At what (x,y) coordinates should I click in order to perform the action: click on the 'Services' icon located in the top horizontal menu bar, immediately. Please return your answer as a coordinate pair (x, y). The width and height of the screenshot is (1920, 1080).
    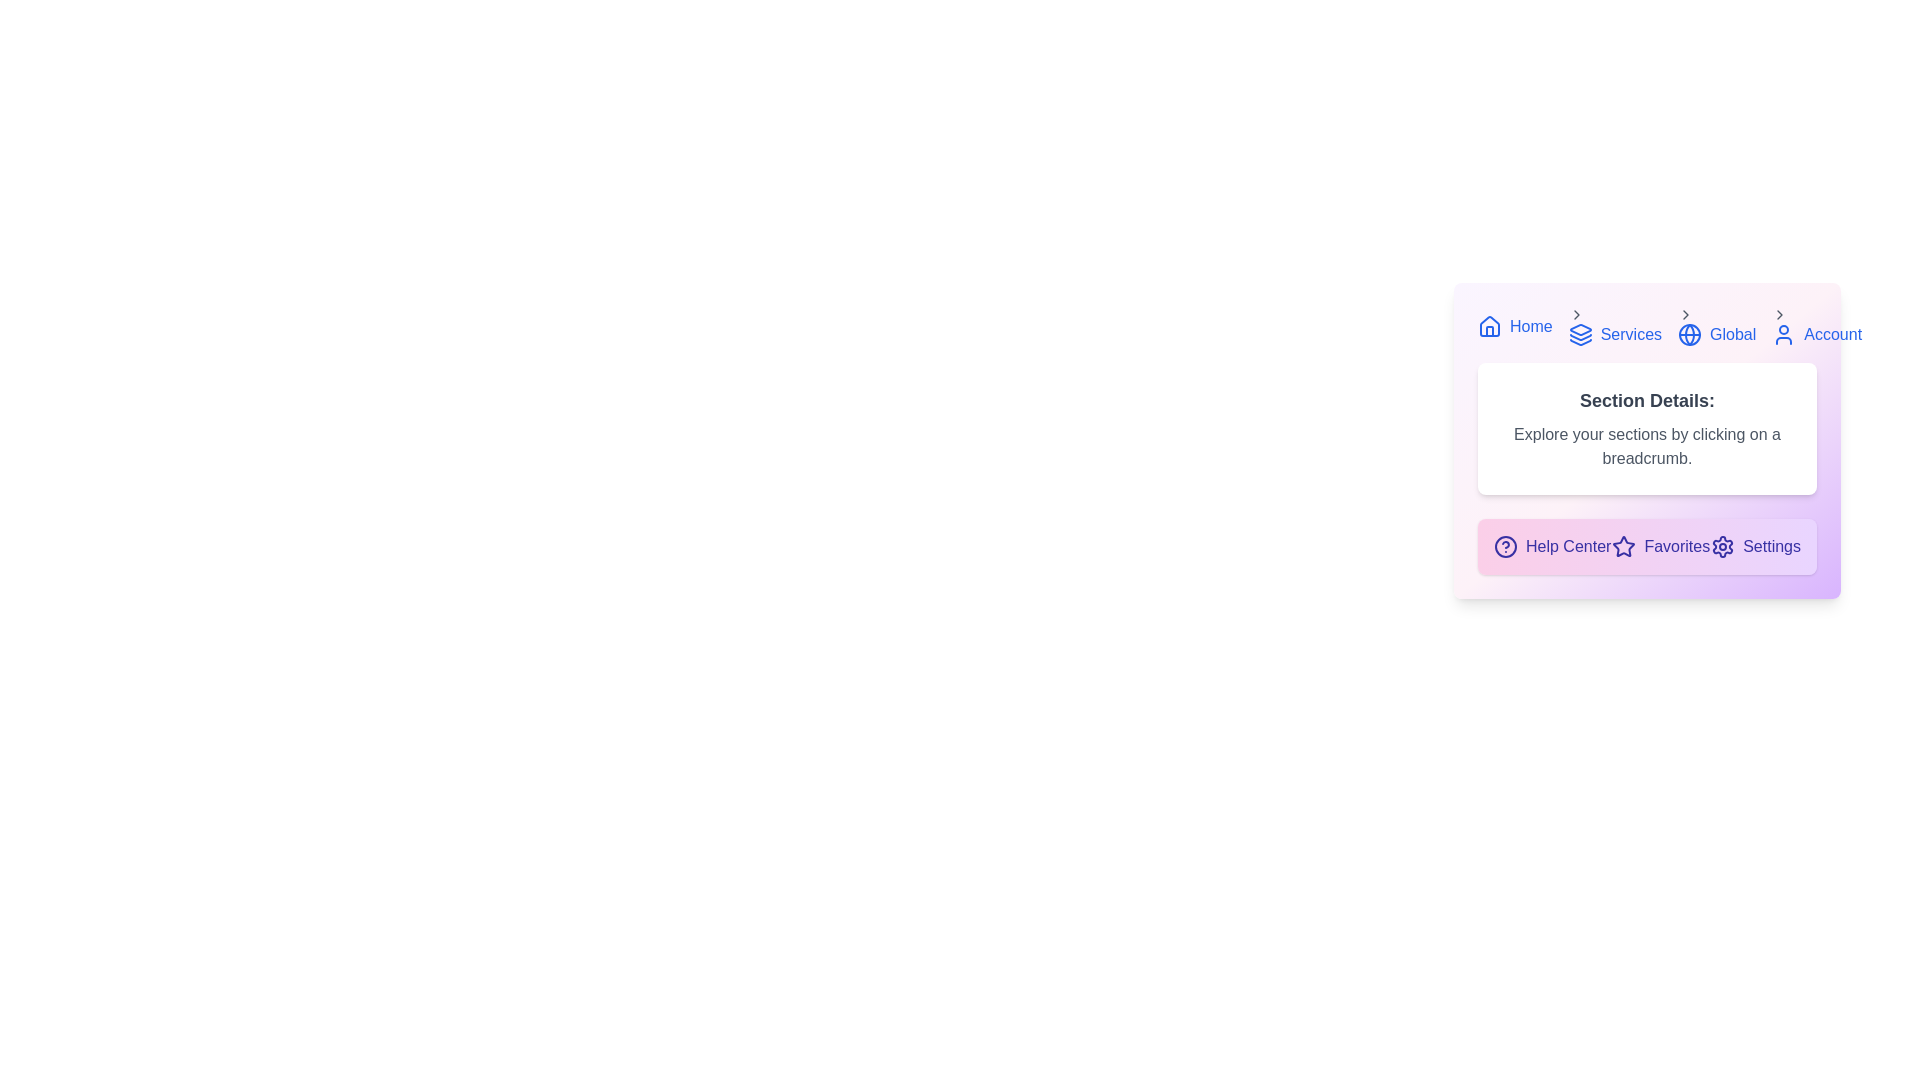
    Looking at the image, I should click on (1579, 334).